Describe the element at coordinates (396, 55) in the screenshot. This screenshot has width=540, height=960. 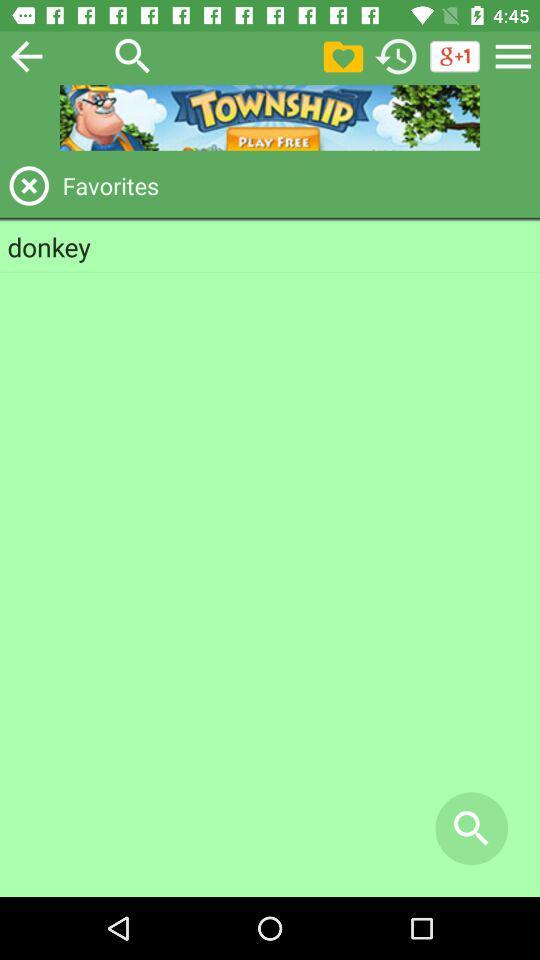
I see `the history icon` at that location.